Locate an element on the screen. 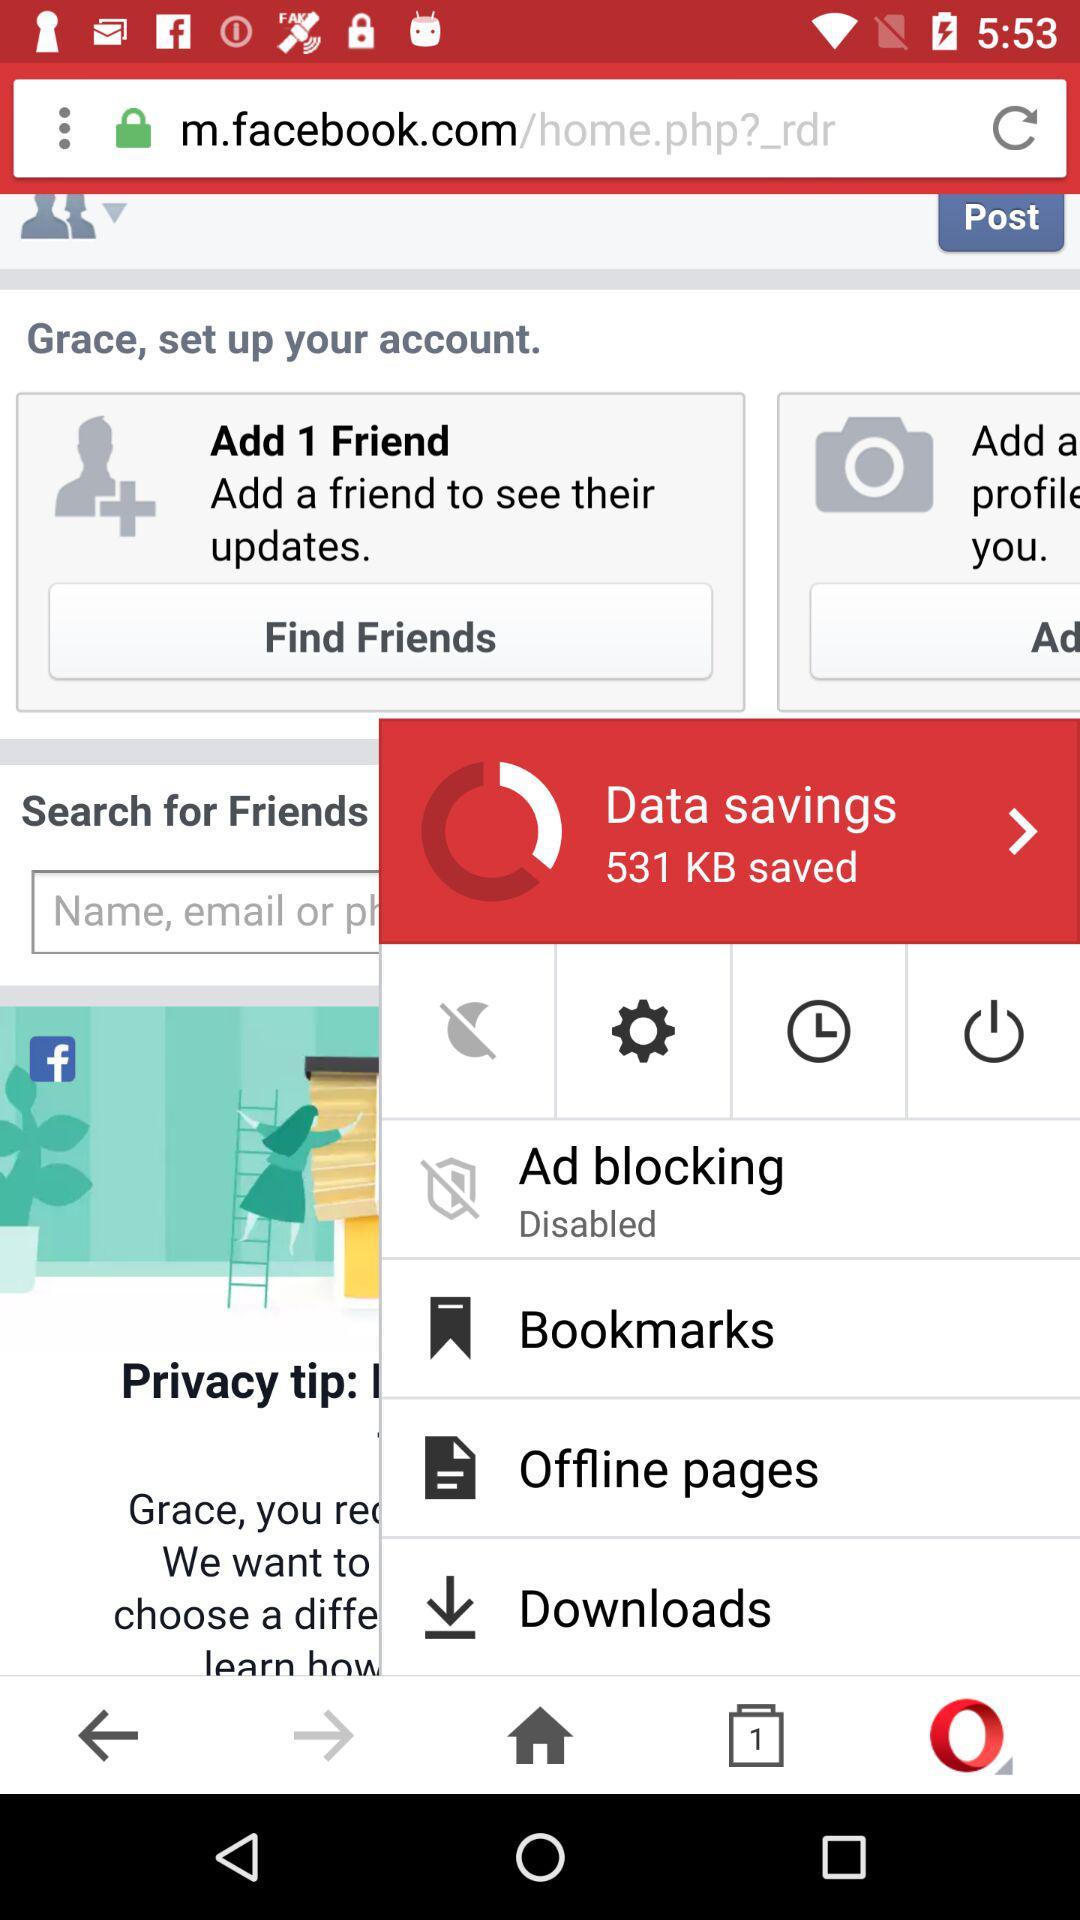 Image resolution: width=1080 pixels, height=1920 pixels. the home icon is located at coordinates (540, 1734).